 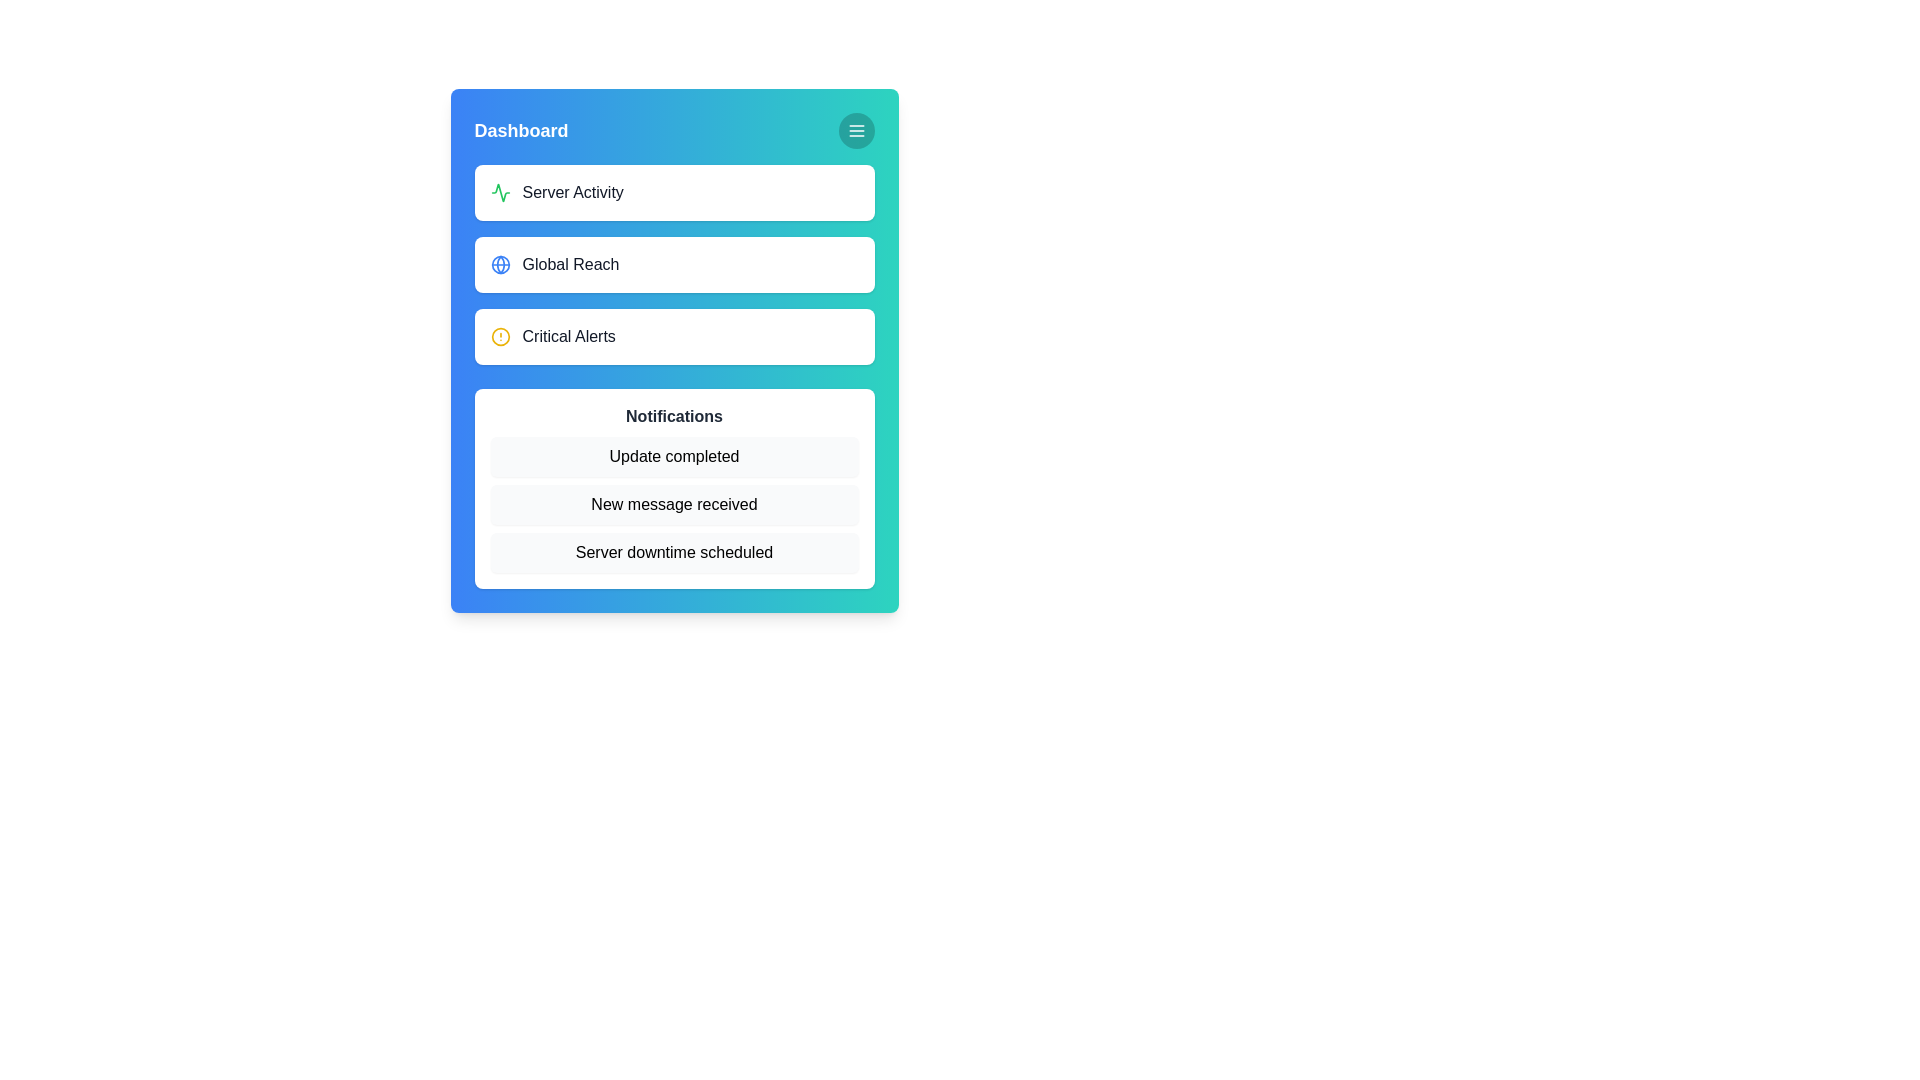 I want to click on the green activity waveform icon located to the left of the text 'Server Activity' in the first item of the vertical list on the 'Dashboard' card, so click(x=500, y=192).